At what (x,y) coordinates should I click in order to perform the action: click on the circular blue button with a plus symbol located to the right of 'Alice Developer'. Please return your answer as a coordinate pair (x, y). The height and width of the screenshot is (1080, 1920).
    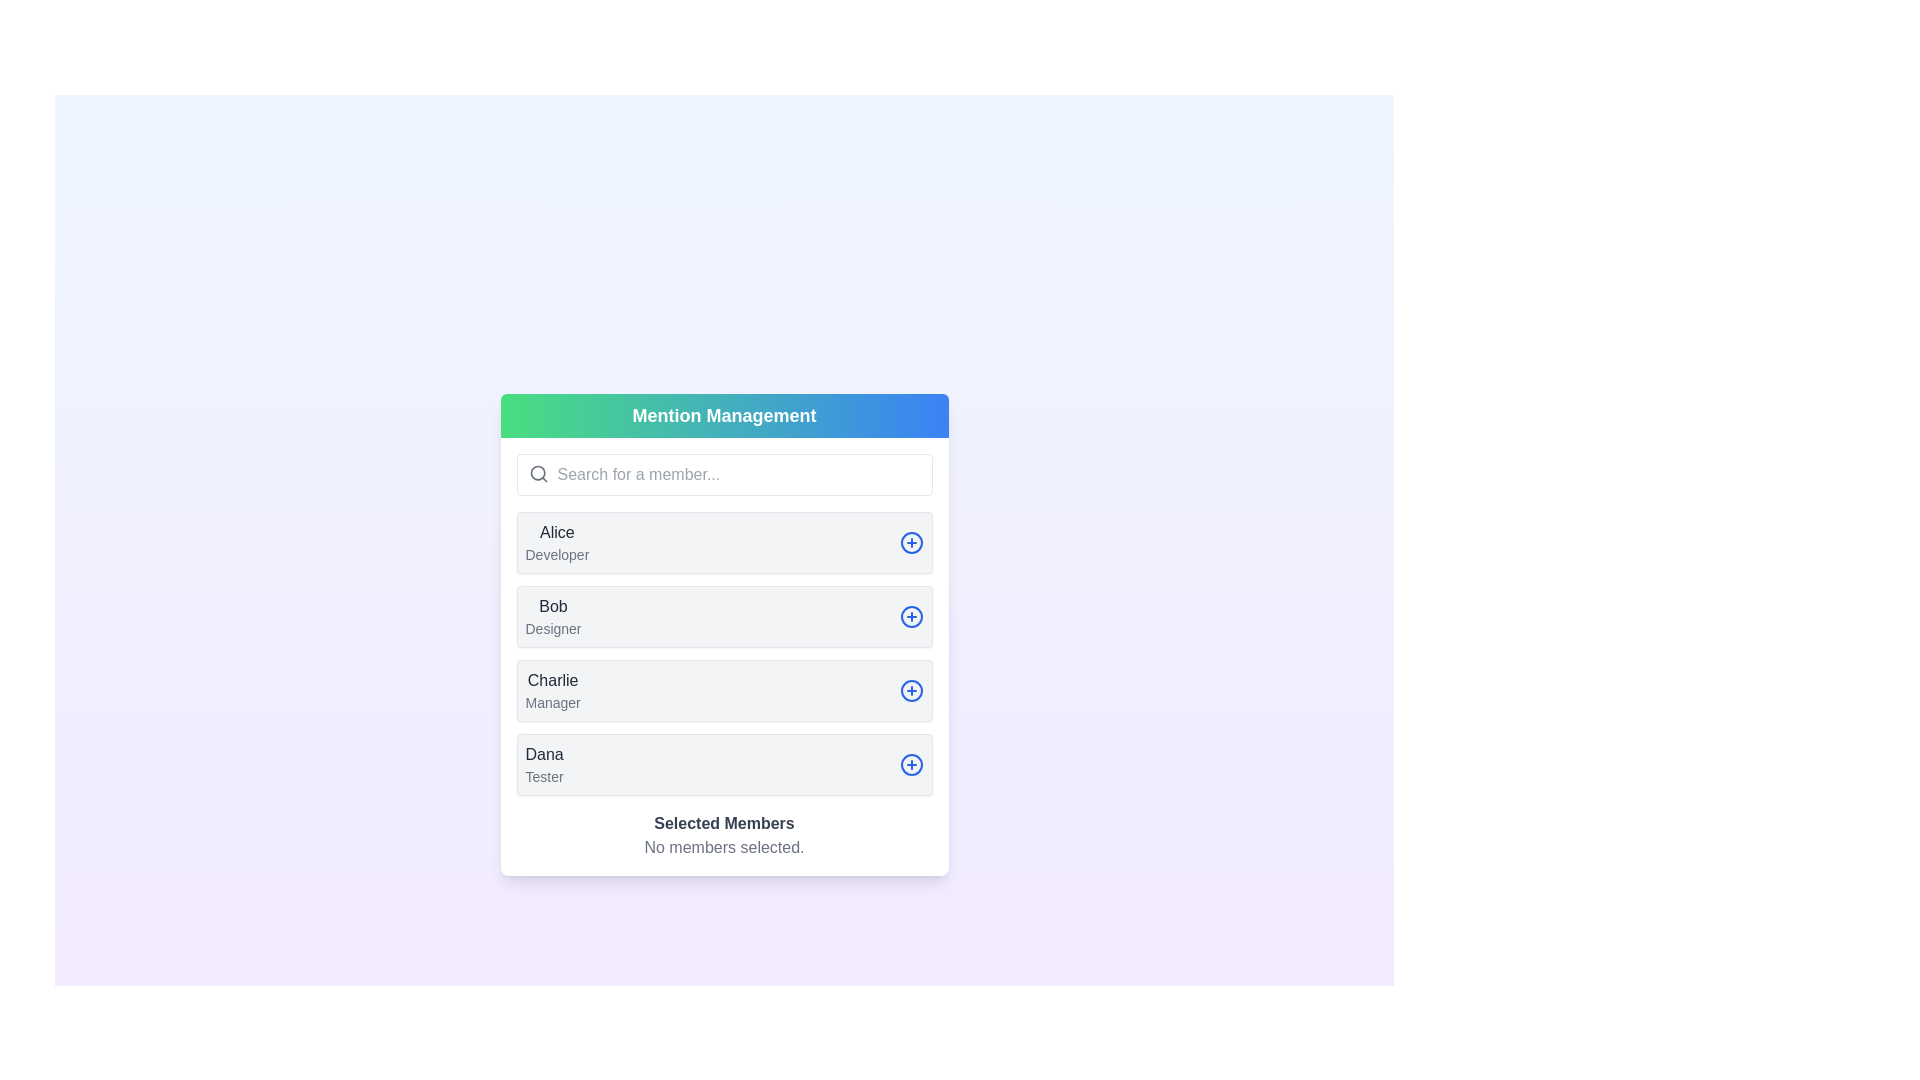
    Looking at the image, I should click on (910, 543).